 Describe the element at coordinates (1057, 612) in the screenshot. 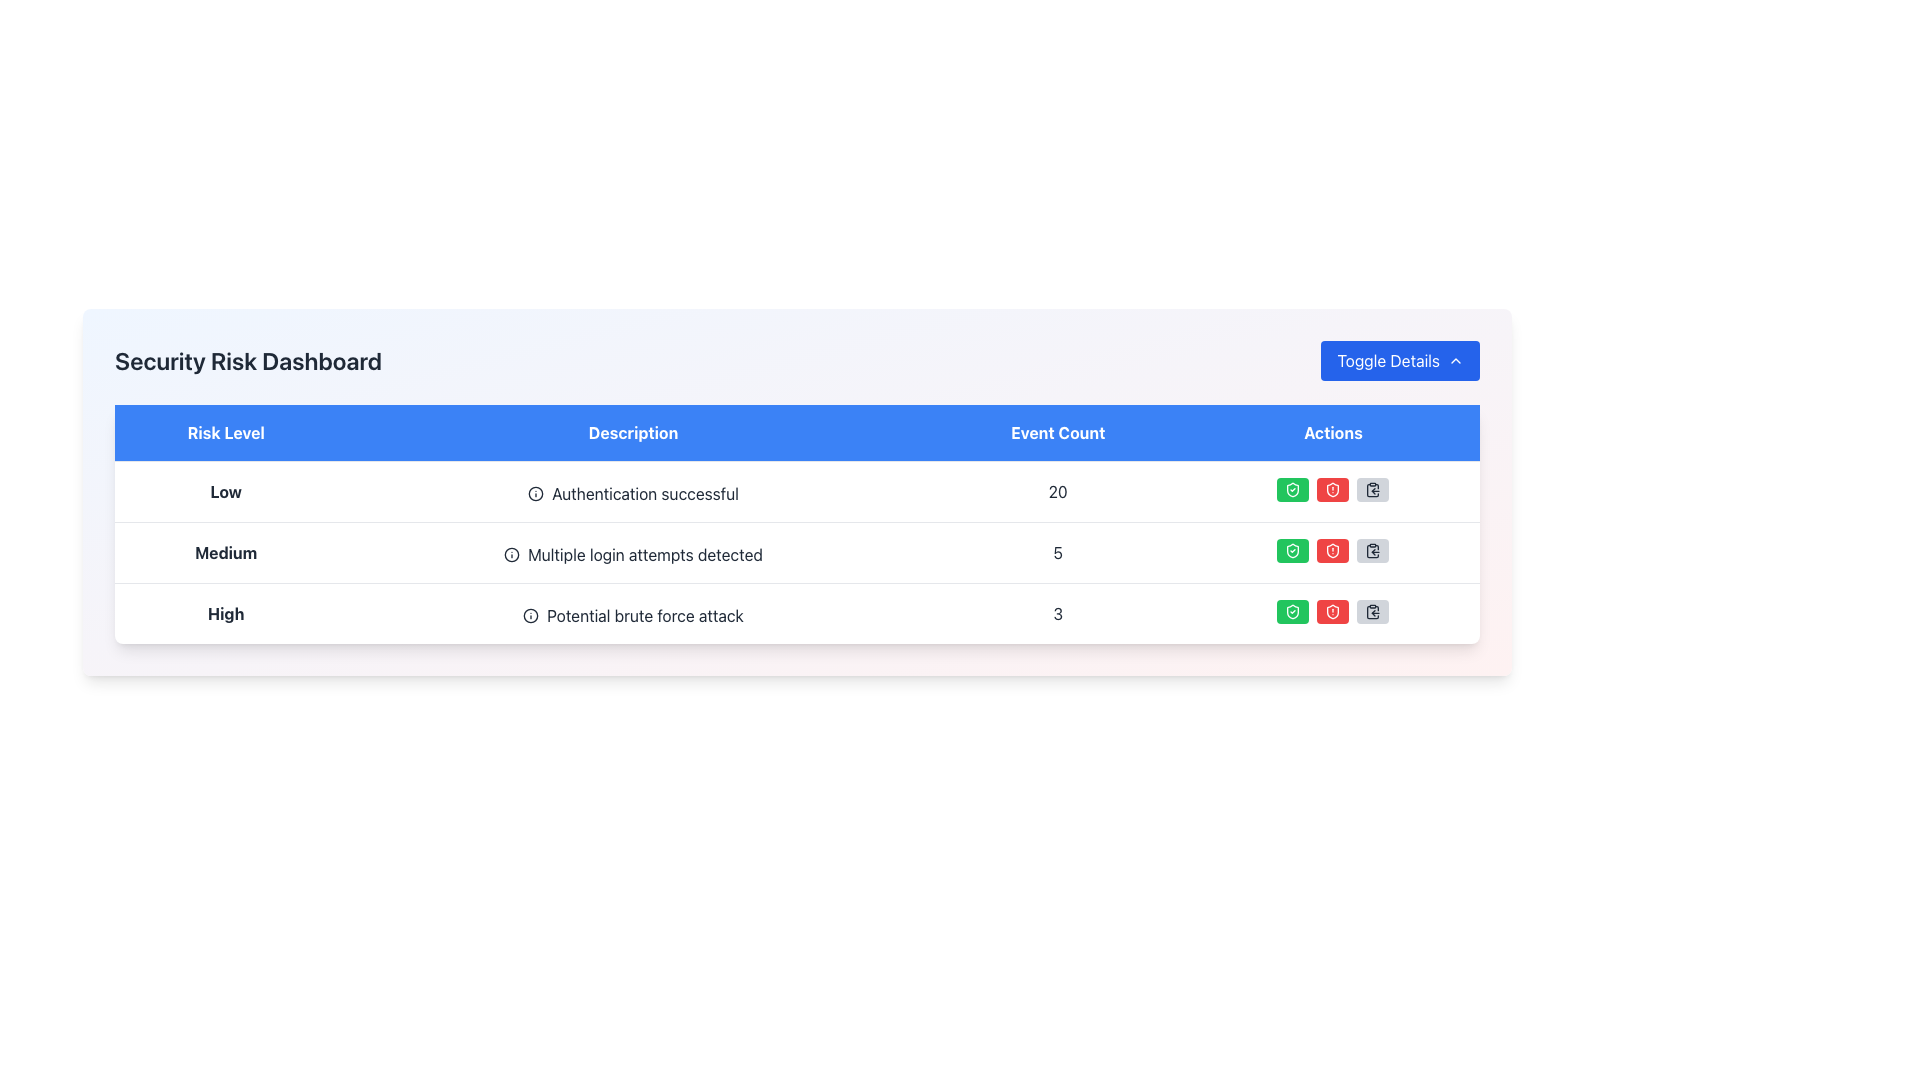

I see `the centered, bold numeral '3' in the 'Event Count' column of the 'High' risk level row in the structured table layout` at that location.